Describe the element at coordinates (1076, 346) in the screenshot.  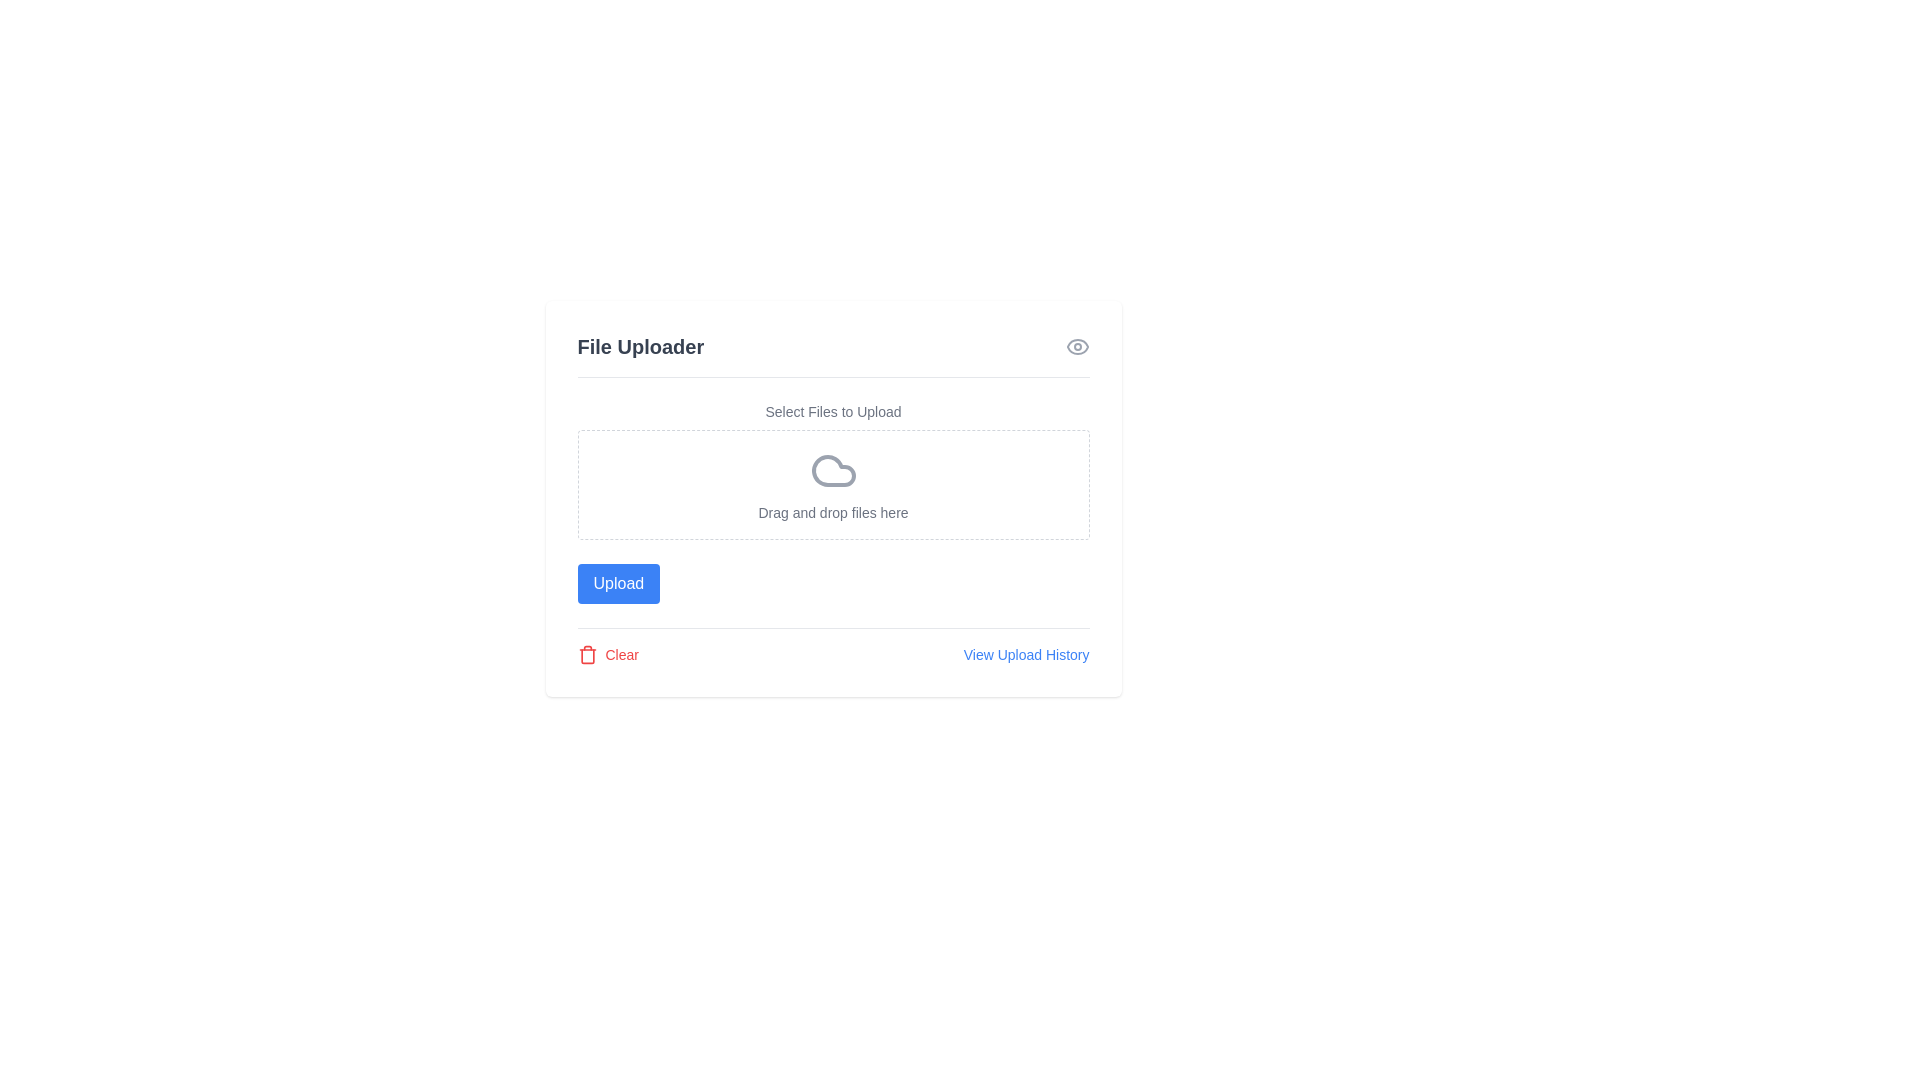
I see `the visibility toggle icon located at the top-right corner of the 'File Uploader' section` at that location.